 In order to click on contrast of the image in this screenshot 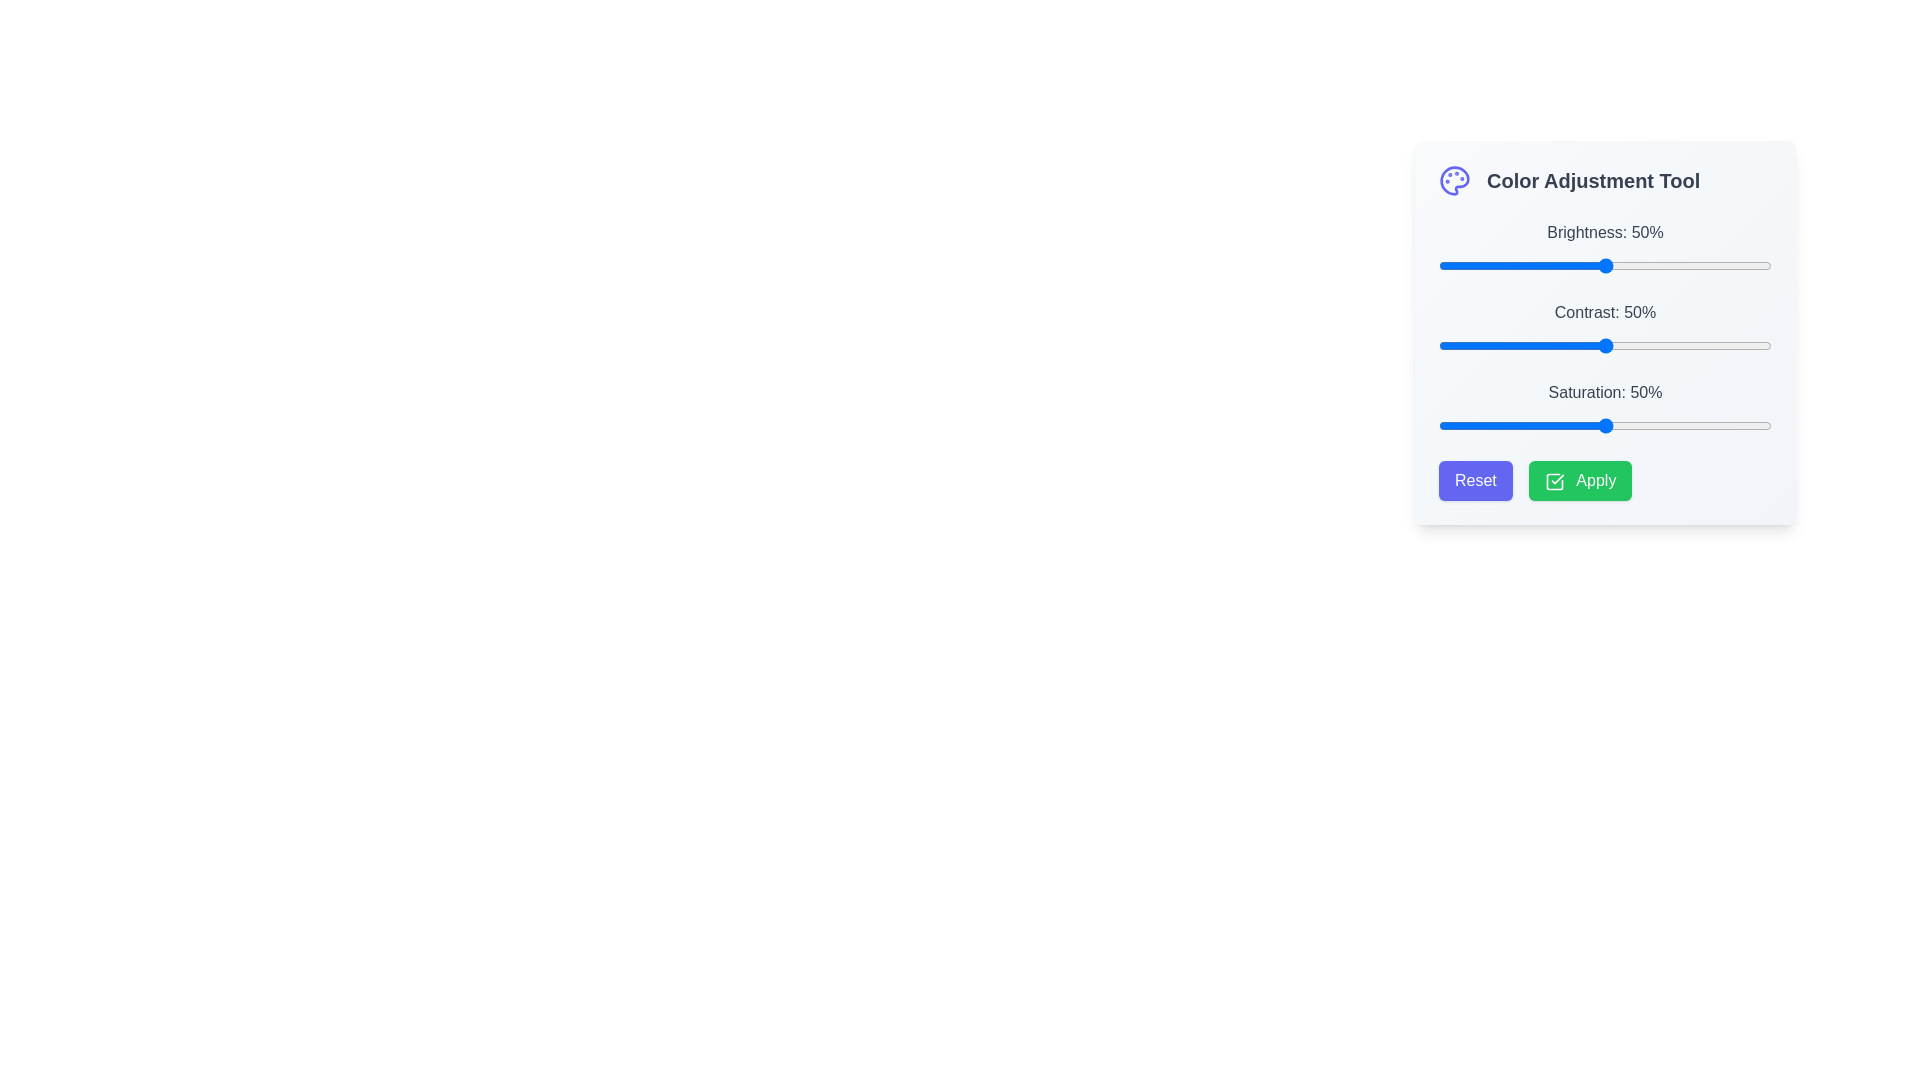, I will do `click(1681, 345)`.